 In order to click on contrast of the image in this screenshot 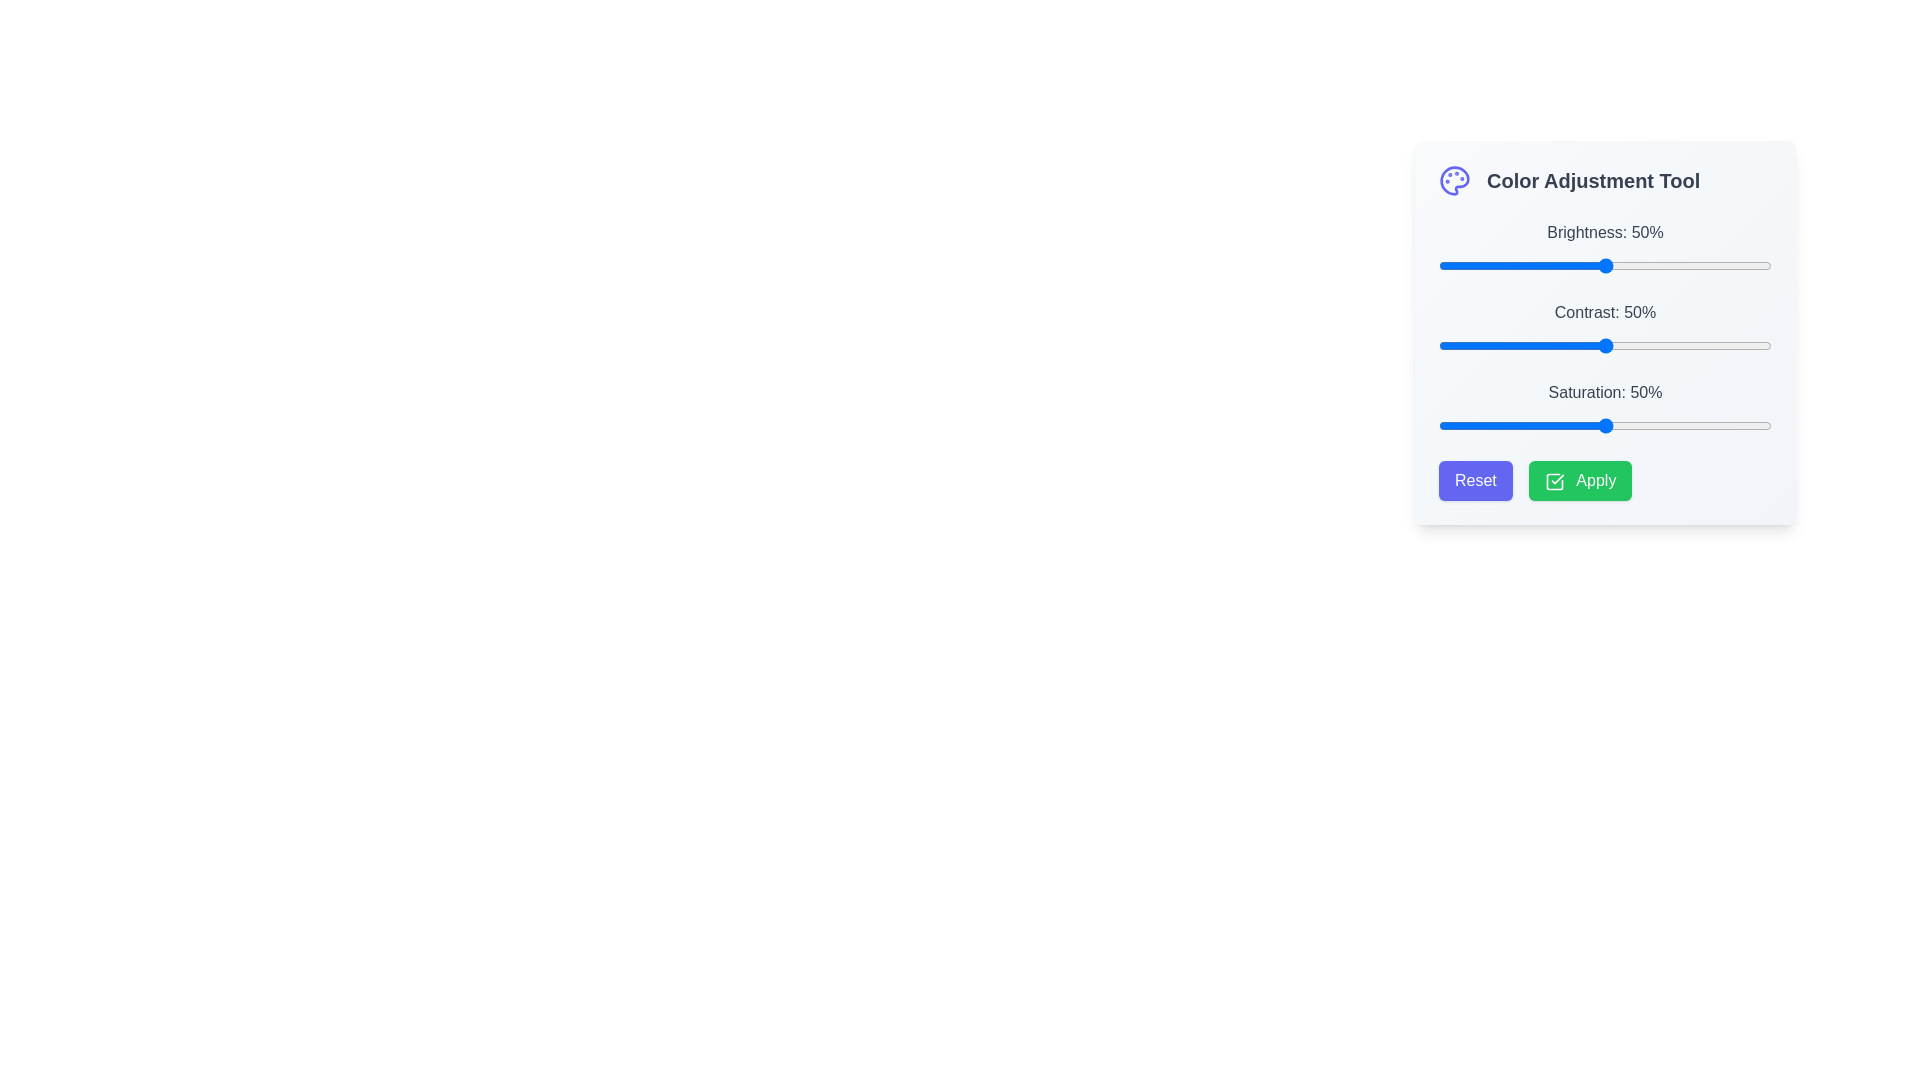, I will do `click(1681, 345)`.